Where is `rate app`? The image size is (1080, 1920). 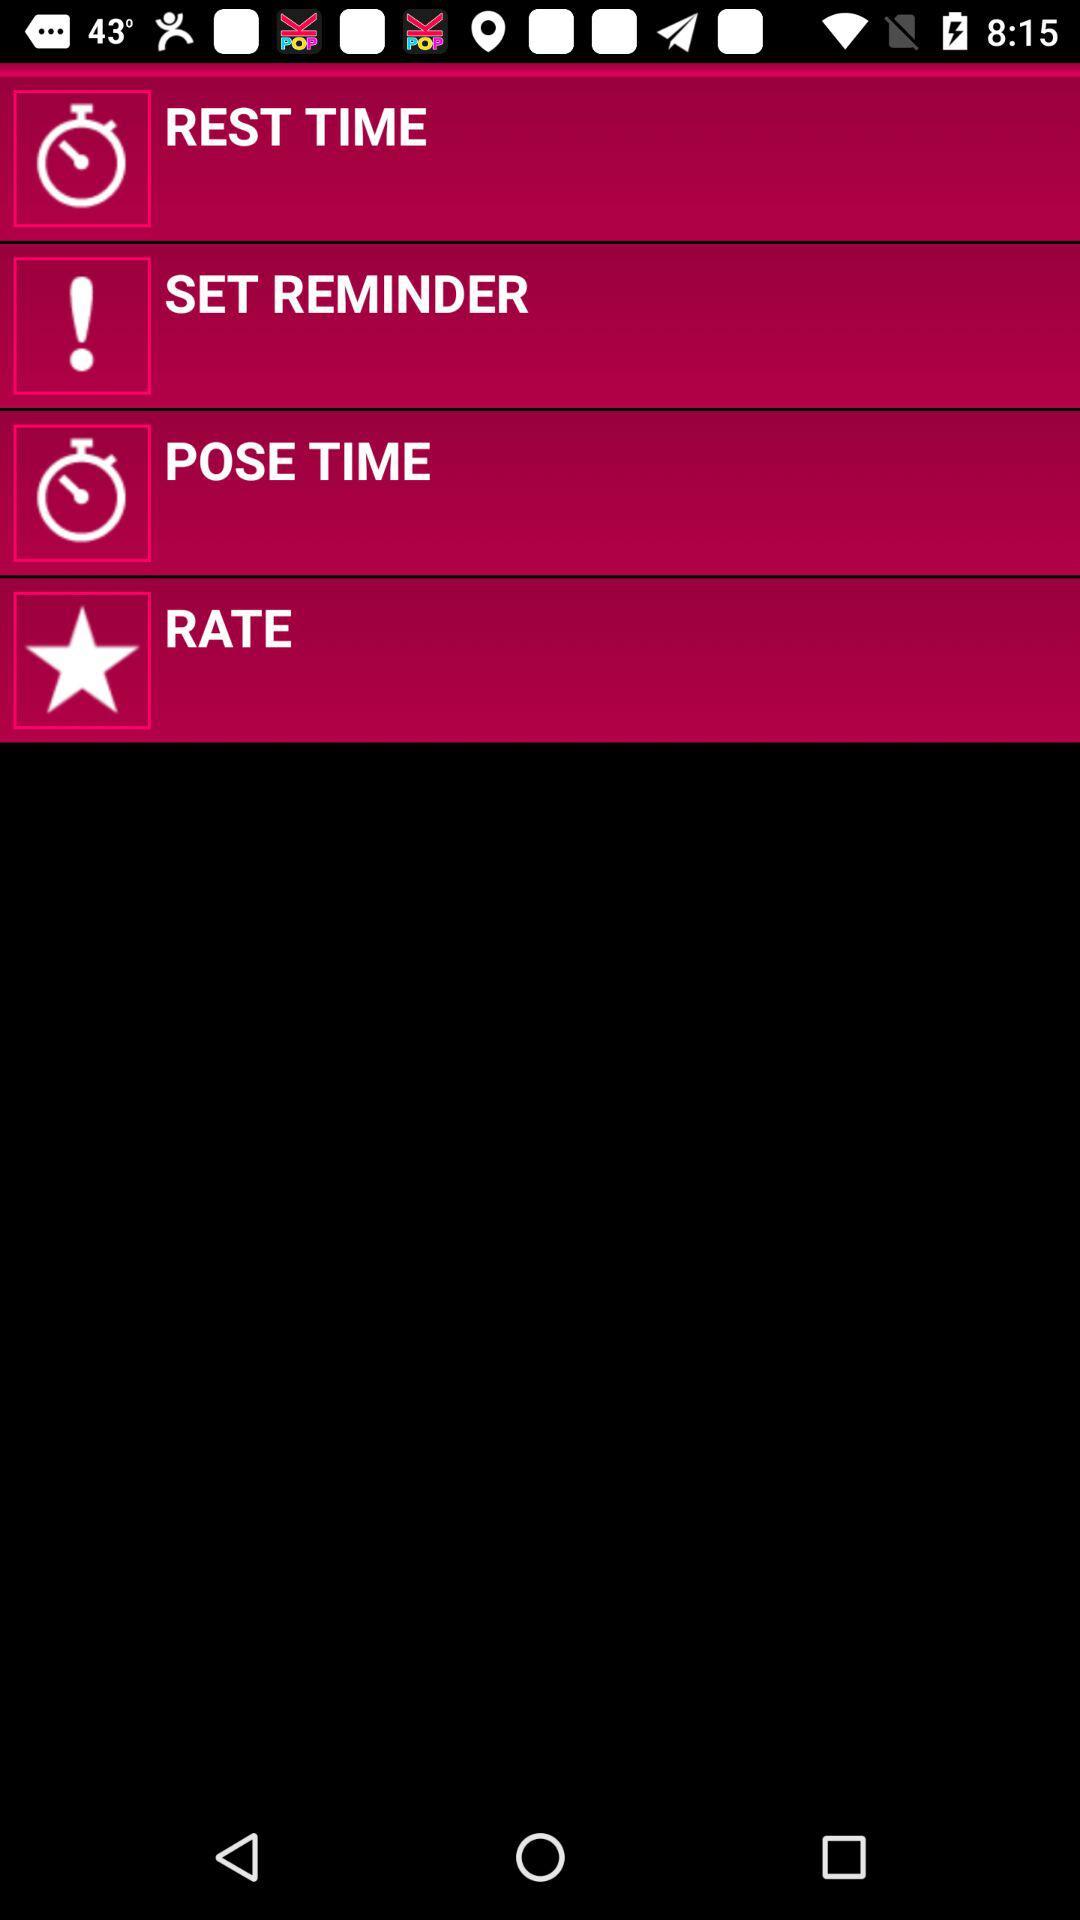 rate app is located at coordinates (226, 625).